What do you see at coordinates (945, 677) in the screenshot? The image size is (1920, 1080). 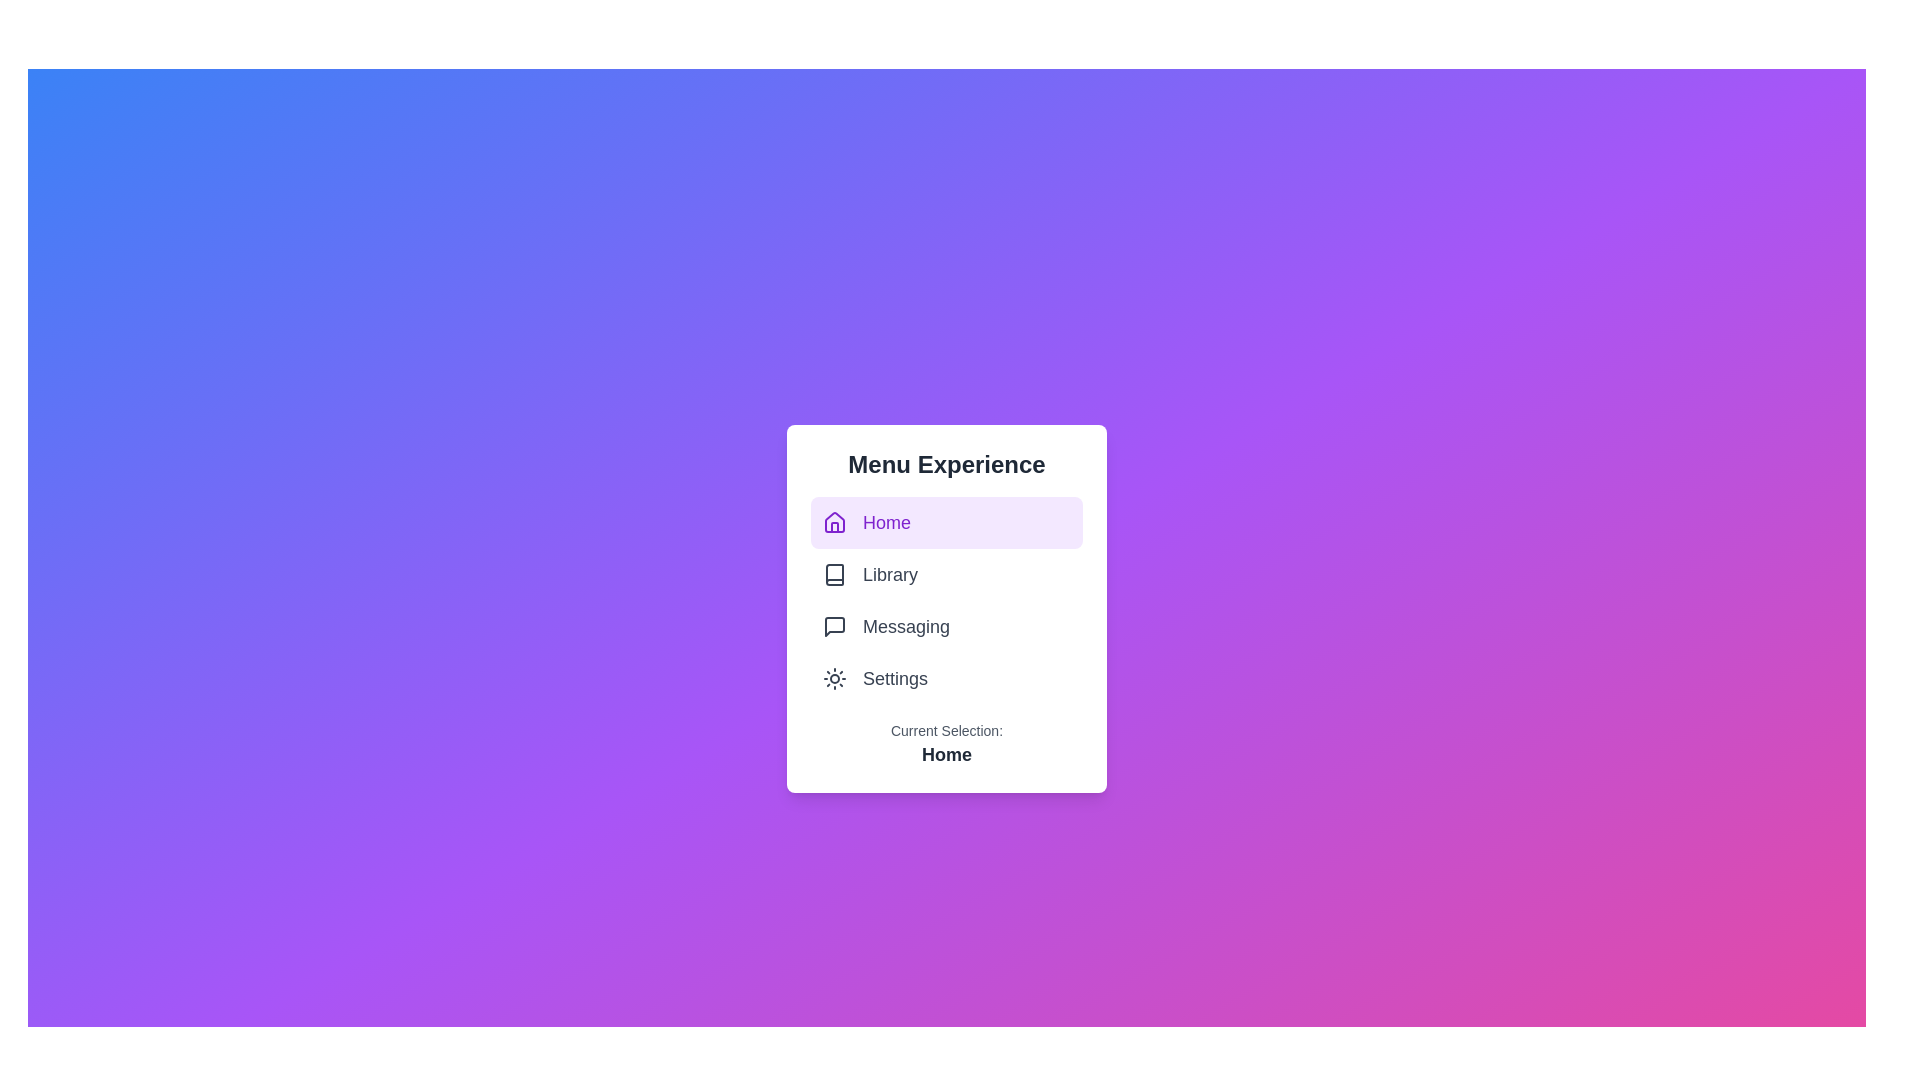 I see `the 'Settings' menu item to select it` at bounding box center [945, 677].